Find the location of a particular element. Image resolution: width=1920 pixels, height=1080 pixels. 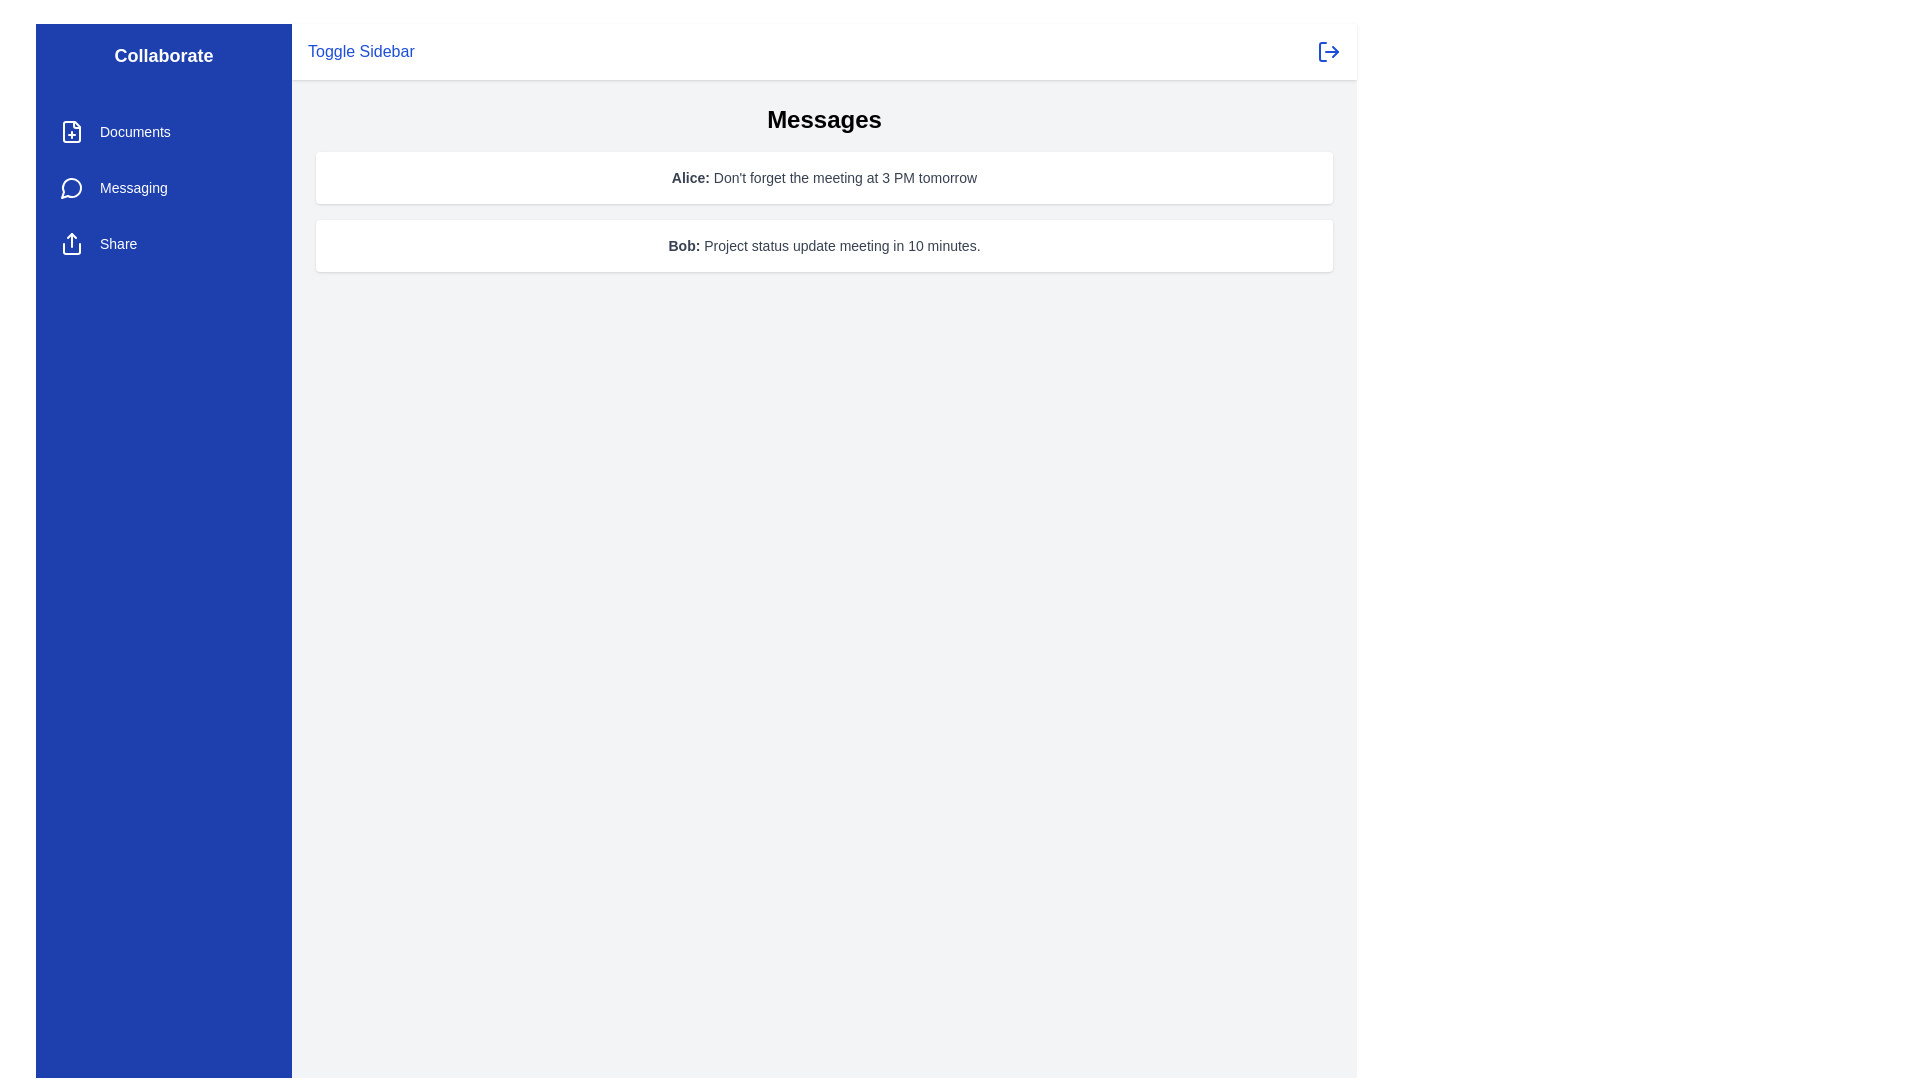

the second menu item in the left sidebar is located at coordinates (163, 188).